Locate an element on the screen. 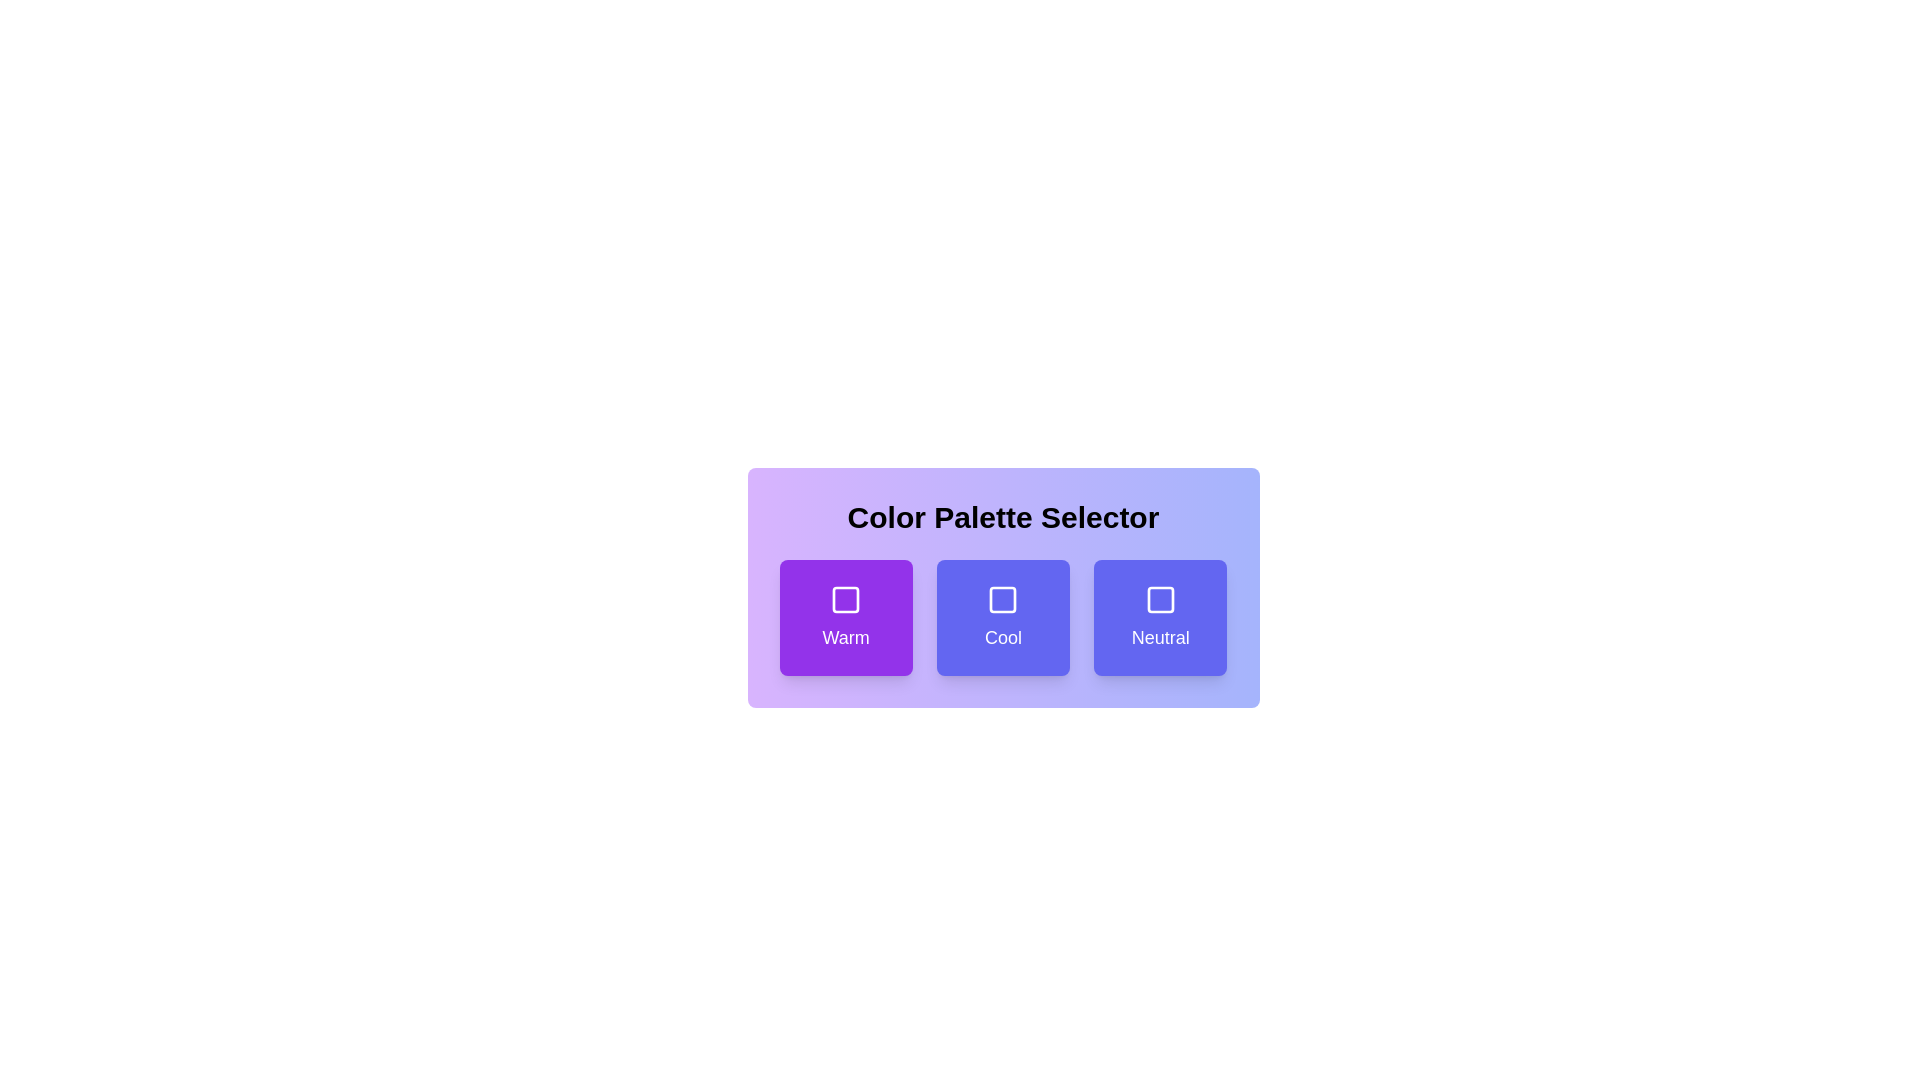 The image size is (1920, 1080). the Cool button to activate it is located at coordinates (1003, 616).